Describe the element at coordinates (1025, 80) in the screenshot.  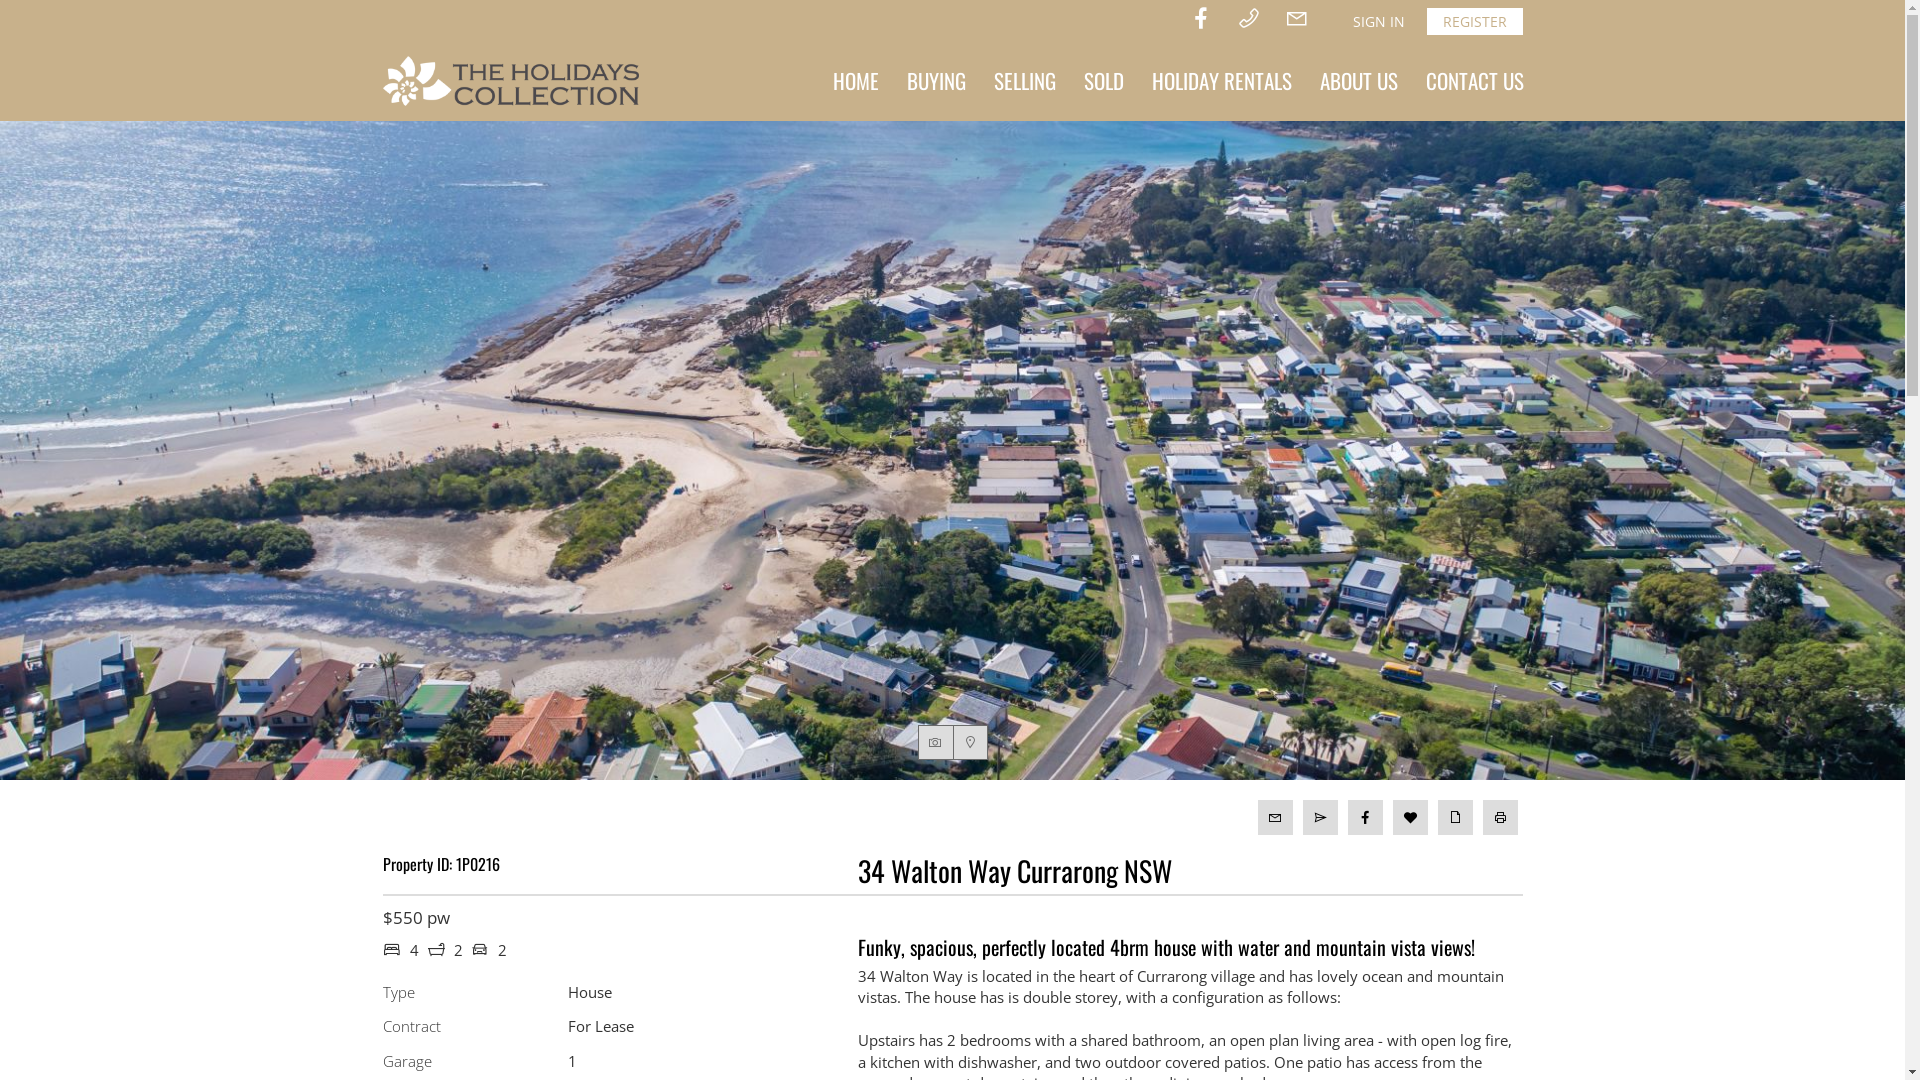
I see `'SELLING'` at that location.